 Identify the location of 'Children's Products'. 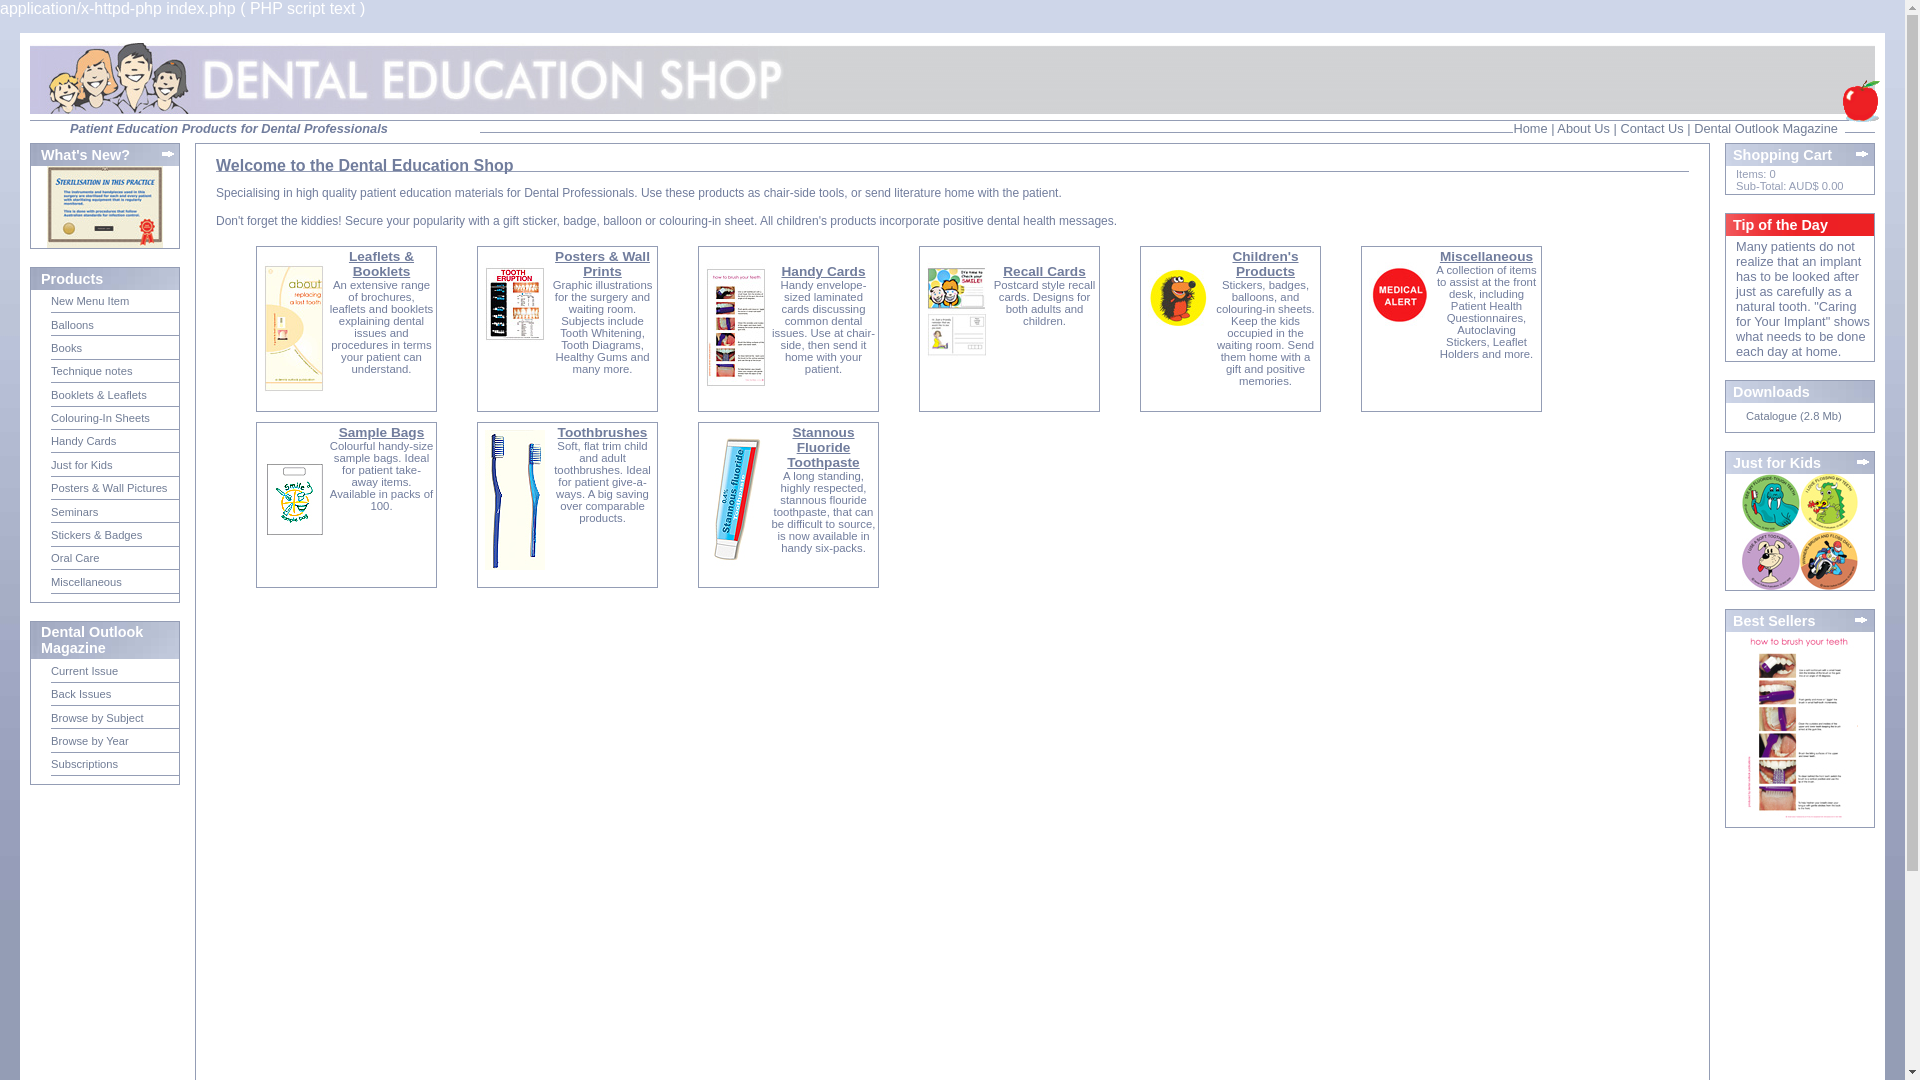
(1264, 262).